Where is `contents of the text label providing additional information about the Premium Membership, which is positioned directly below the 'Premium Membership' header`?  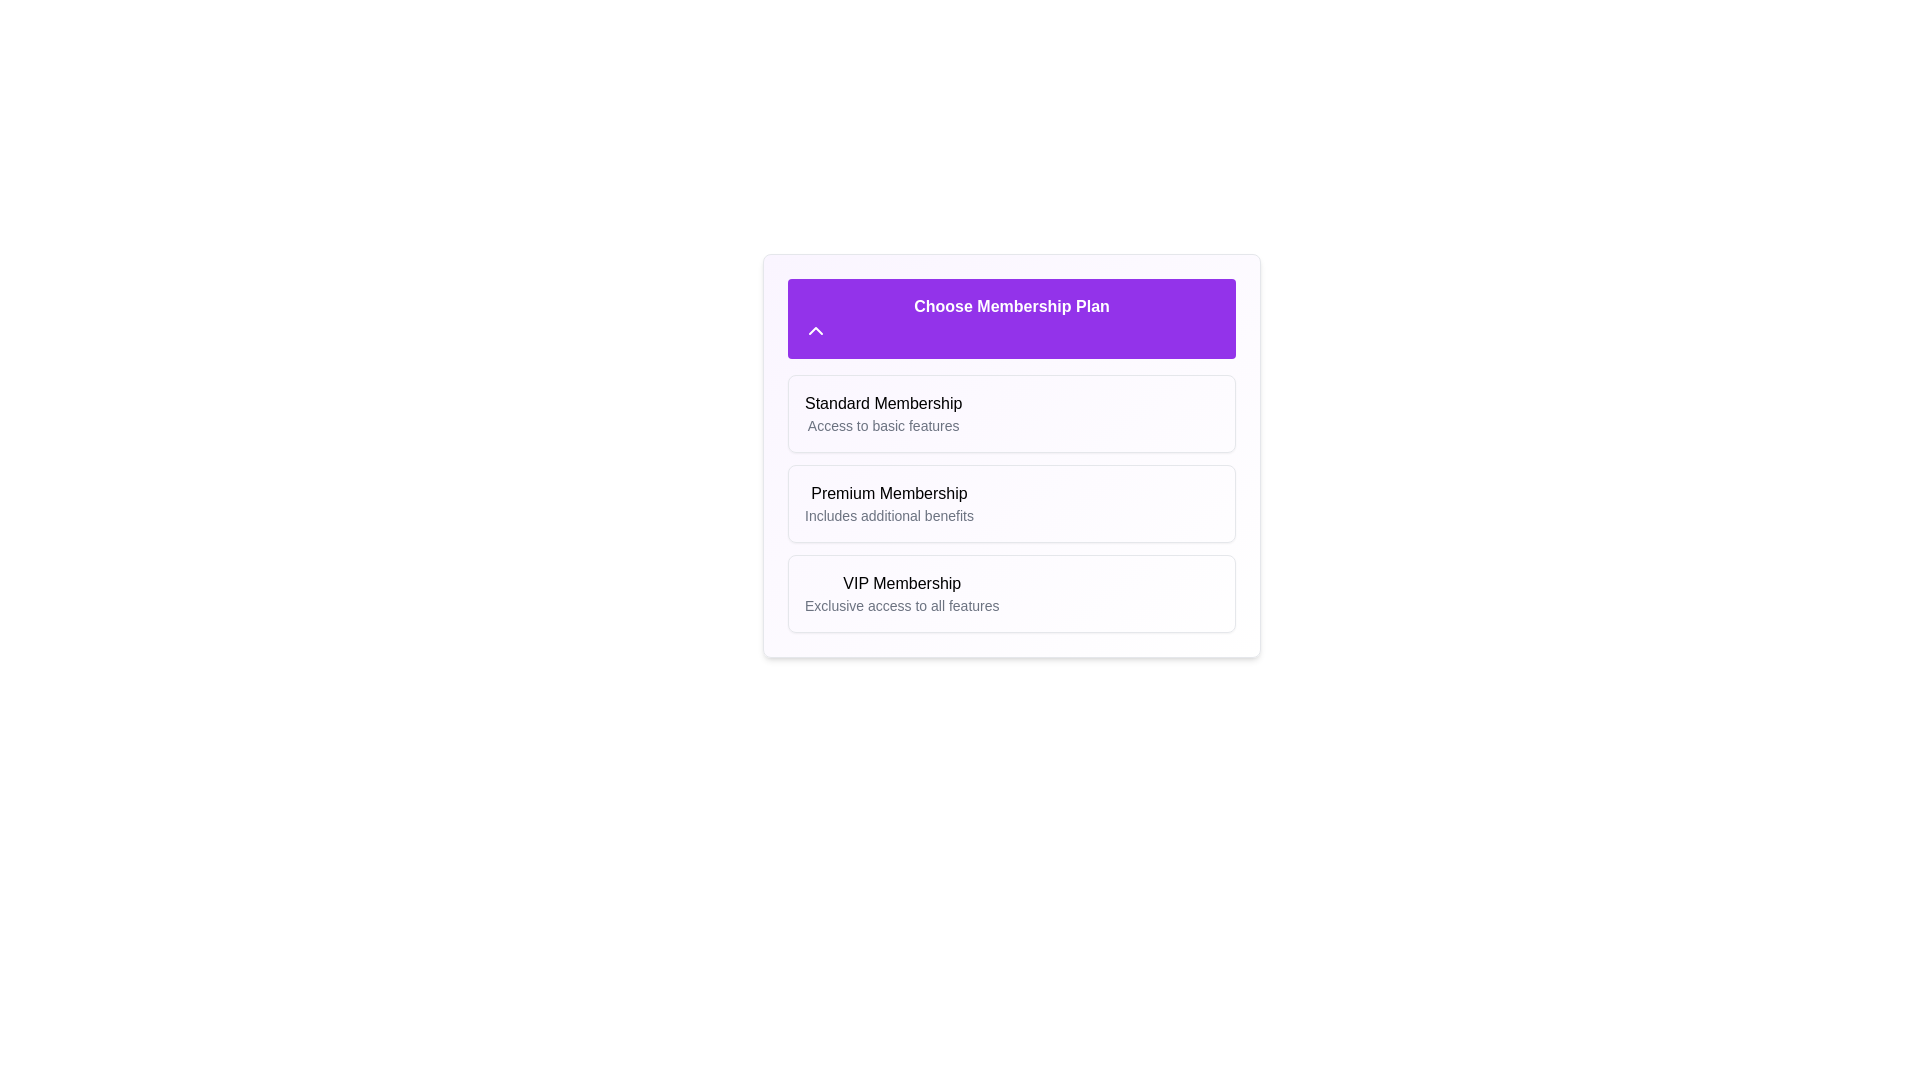
contents of the text label providing additional information about the Premium Membership, which is positioned directly below the 'Premium Membership' header is located at coordinates (888, 515).